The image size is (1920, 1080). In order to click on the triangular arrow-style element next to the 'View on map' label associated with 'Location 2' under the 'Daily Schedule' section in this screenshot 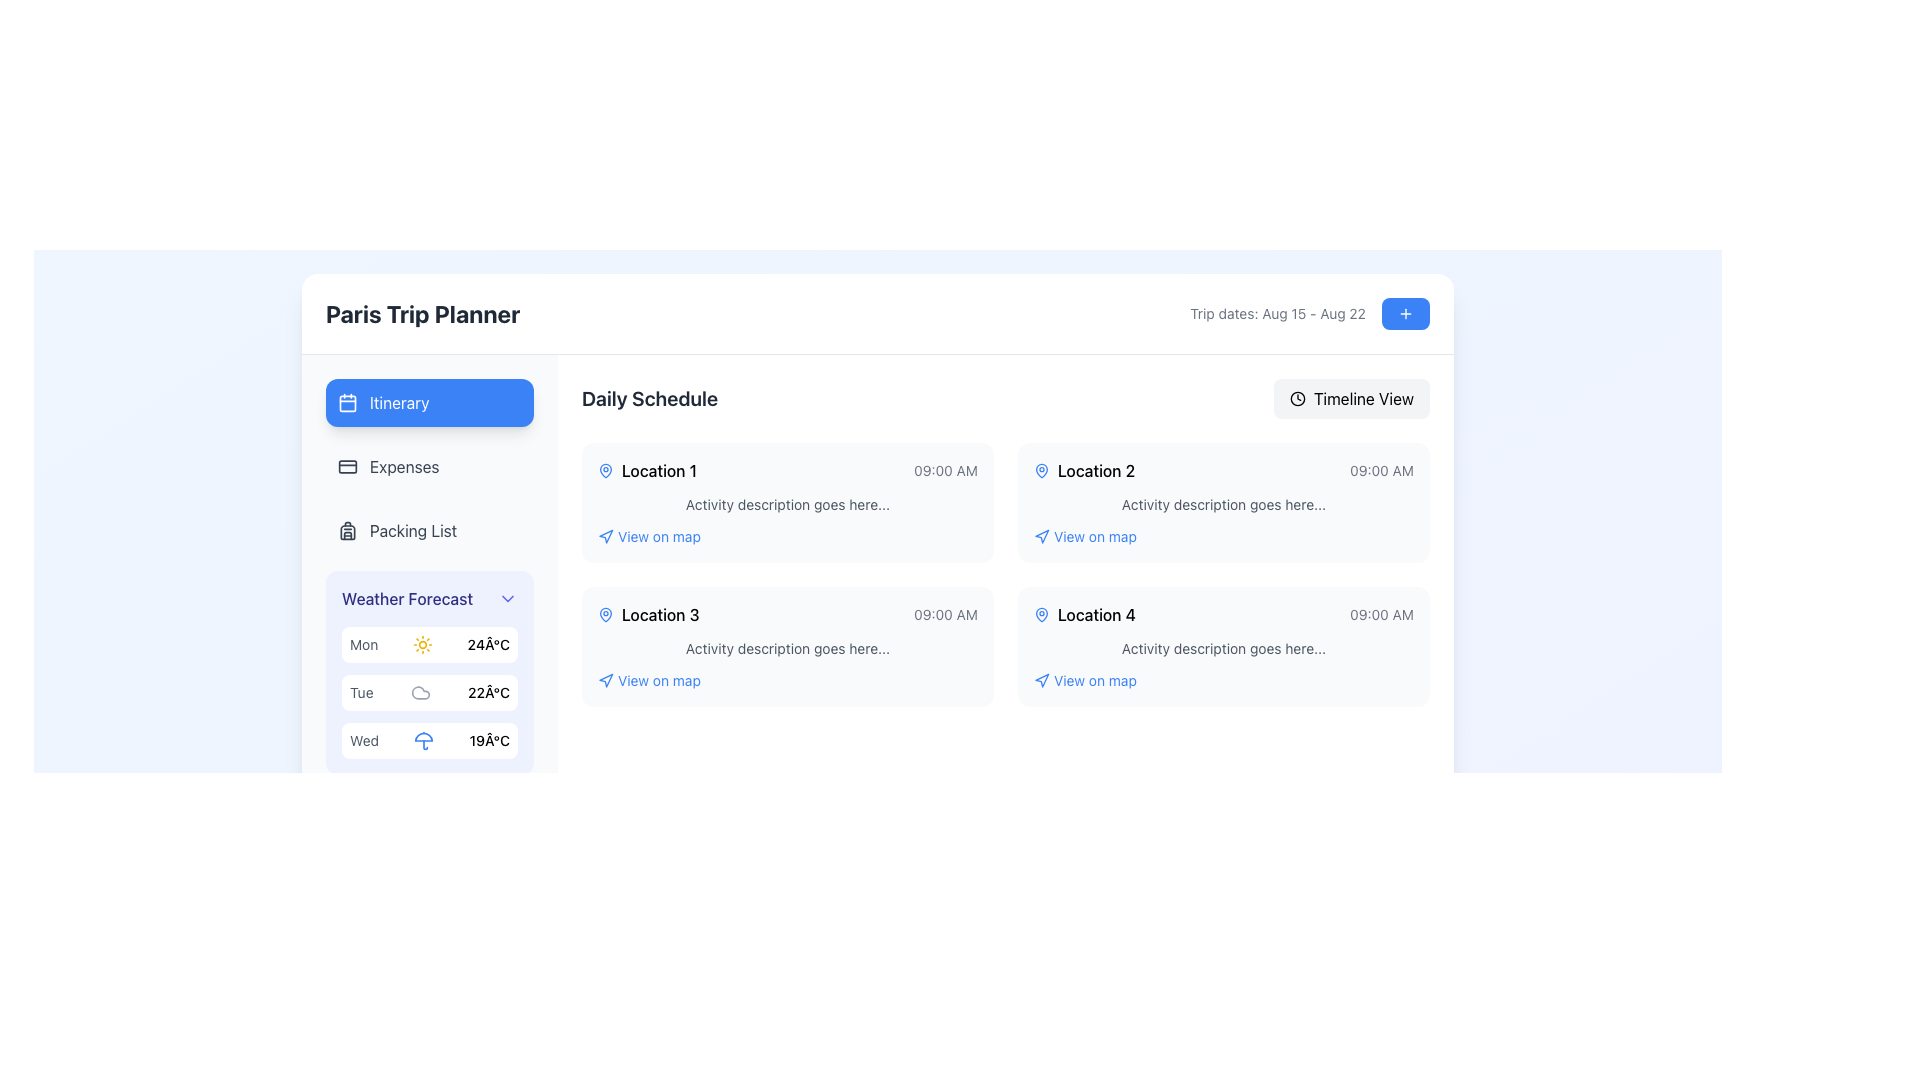, I will do `click(1041, 679)`.